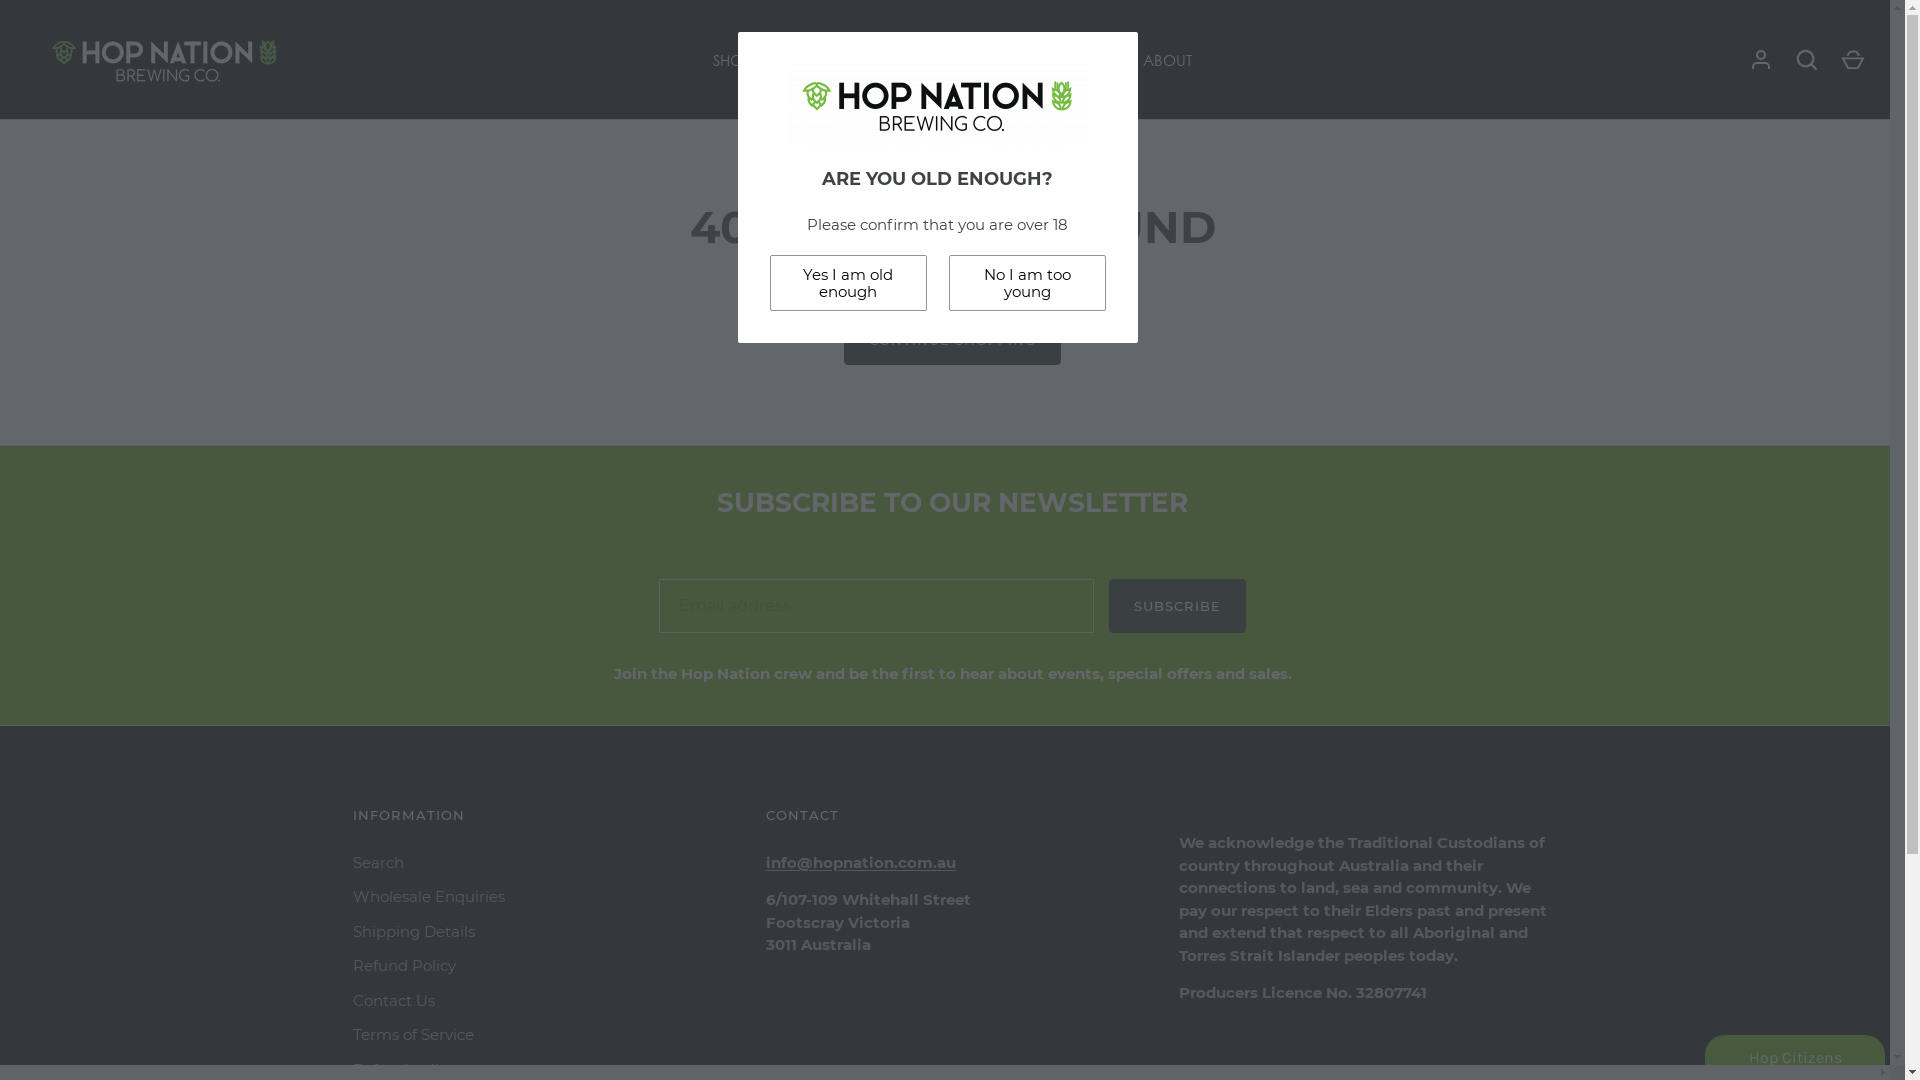  I want to click on 'Wholesale Enquiries', so click(426, 895).